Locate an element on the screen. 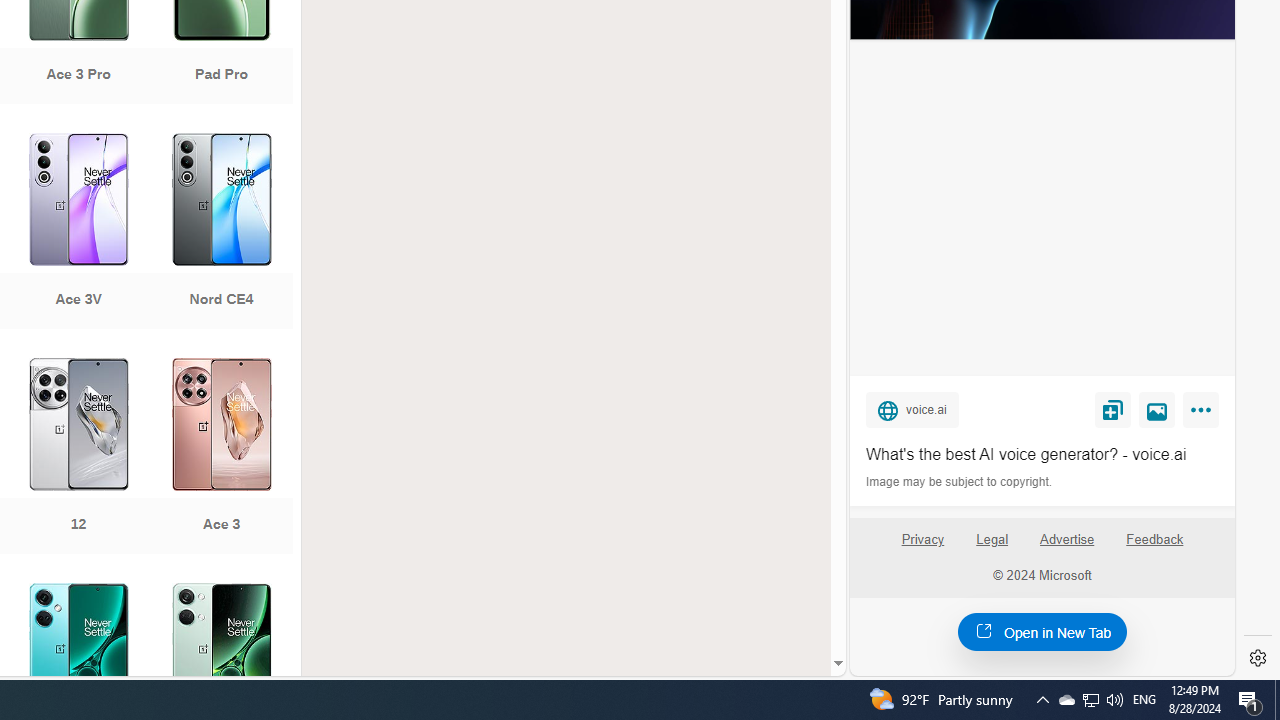  'Image may be subject to copyright.' is located at coordinates (960, 482).